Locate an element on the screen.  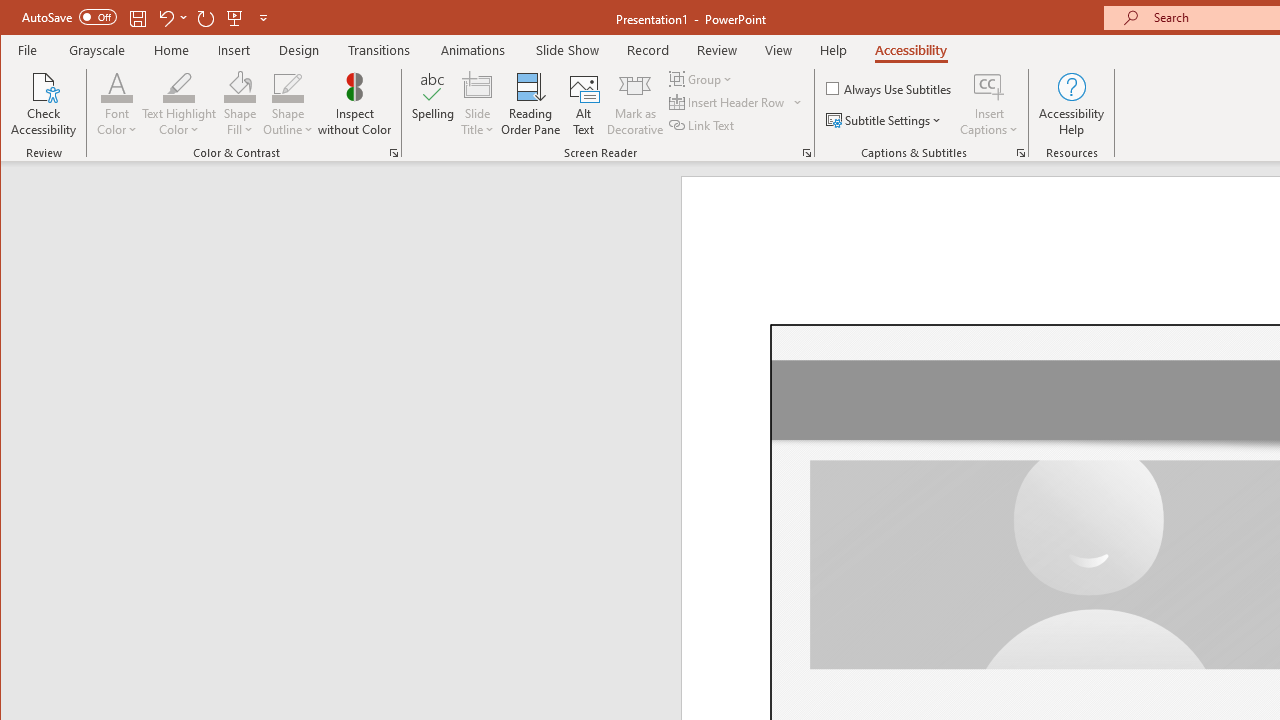
'Text Highlight Color' is located at coordinates (179, 104).